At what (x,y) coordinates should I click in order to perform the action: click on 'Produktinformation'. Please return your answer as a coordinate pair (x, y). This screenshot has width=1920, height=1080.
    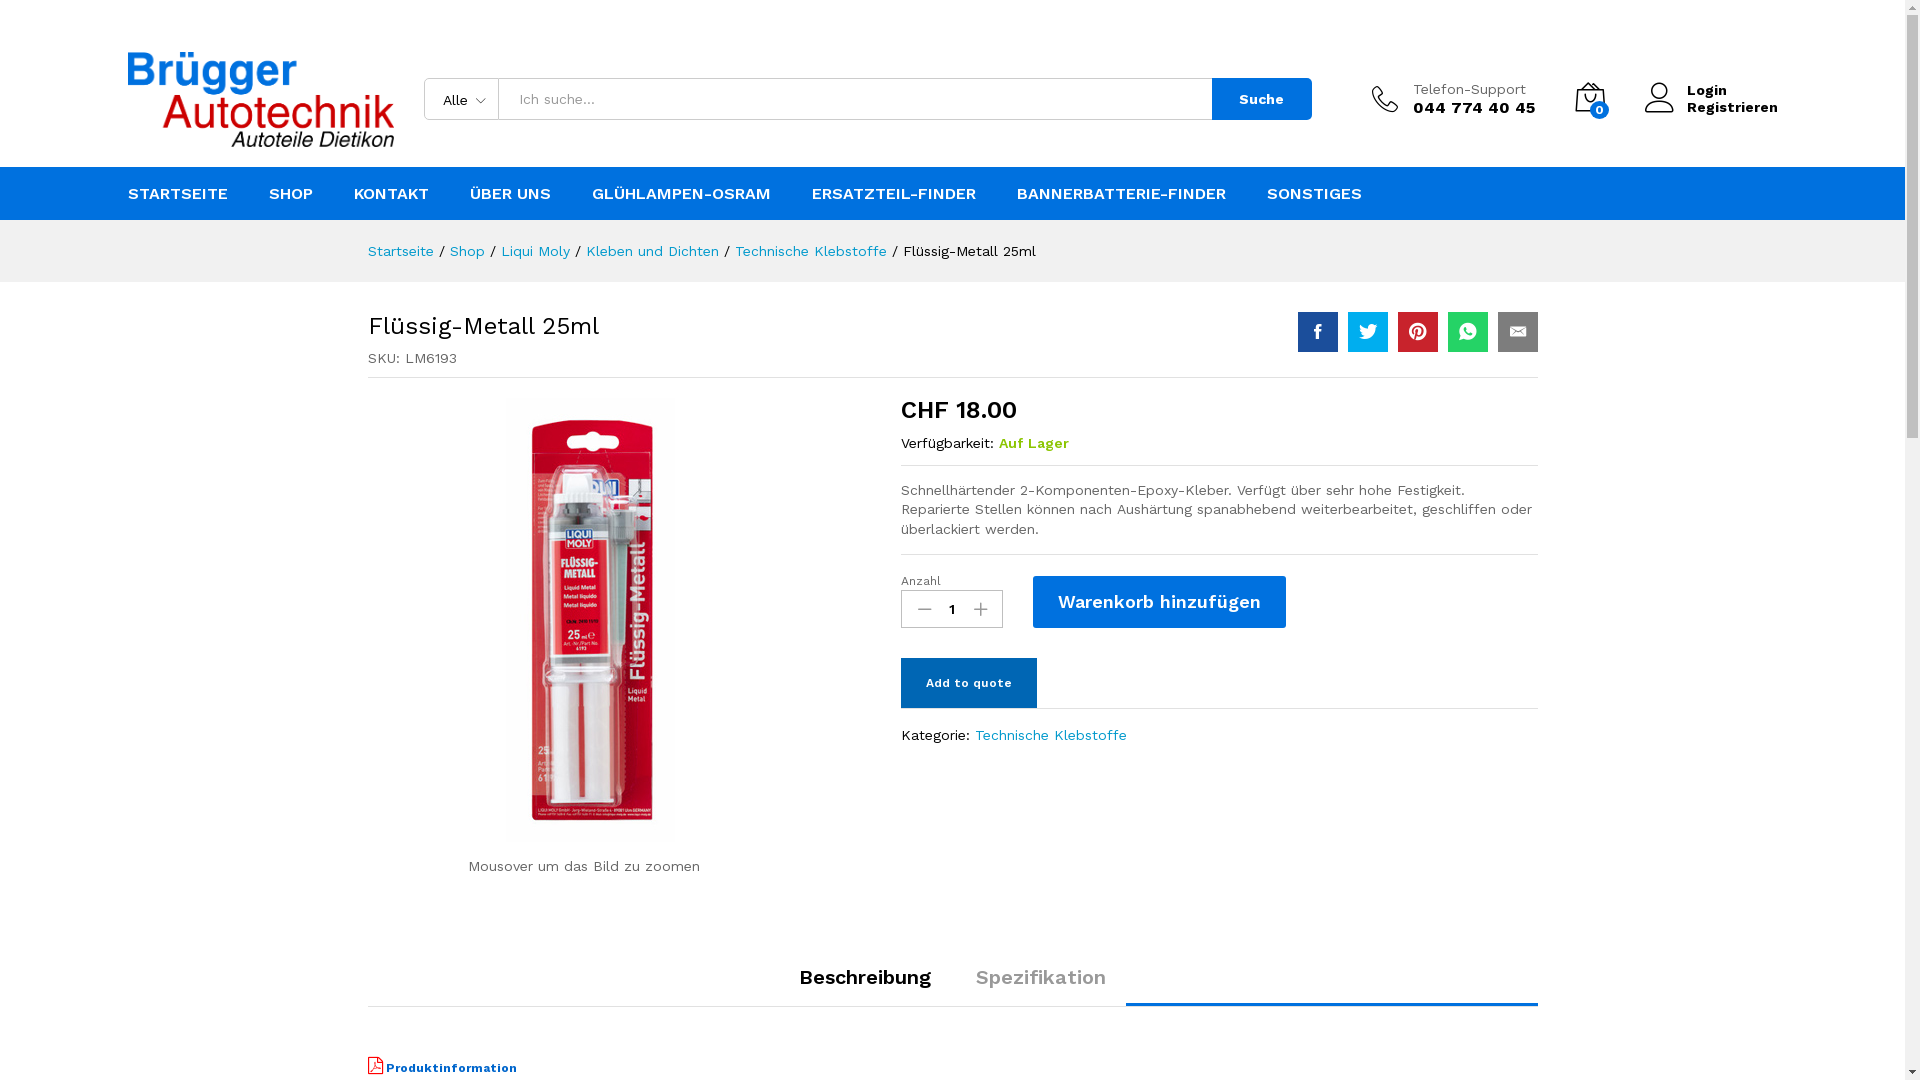
    Looking at the image, I should click on (441, 1067).